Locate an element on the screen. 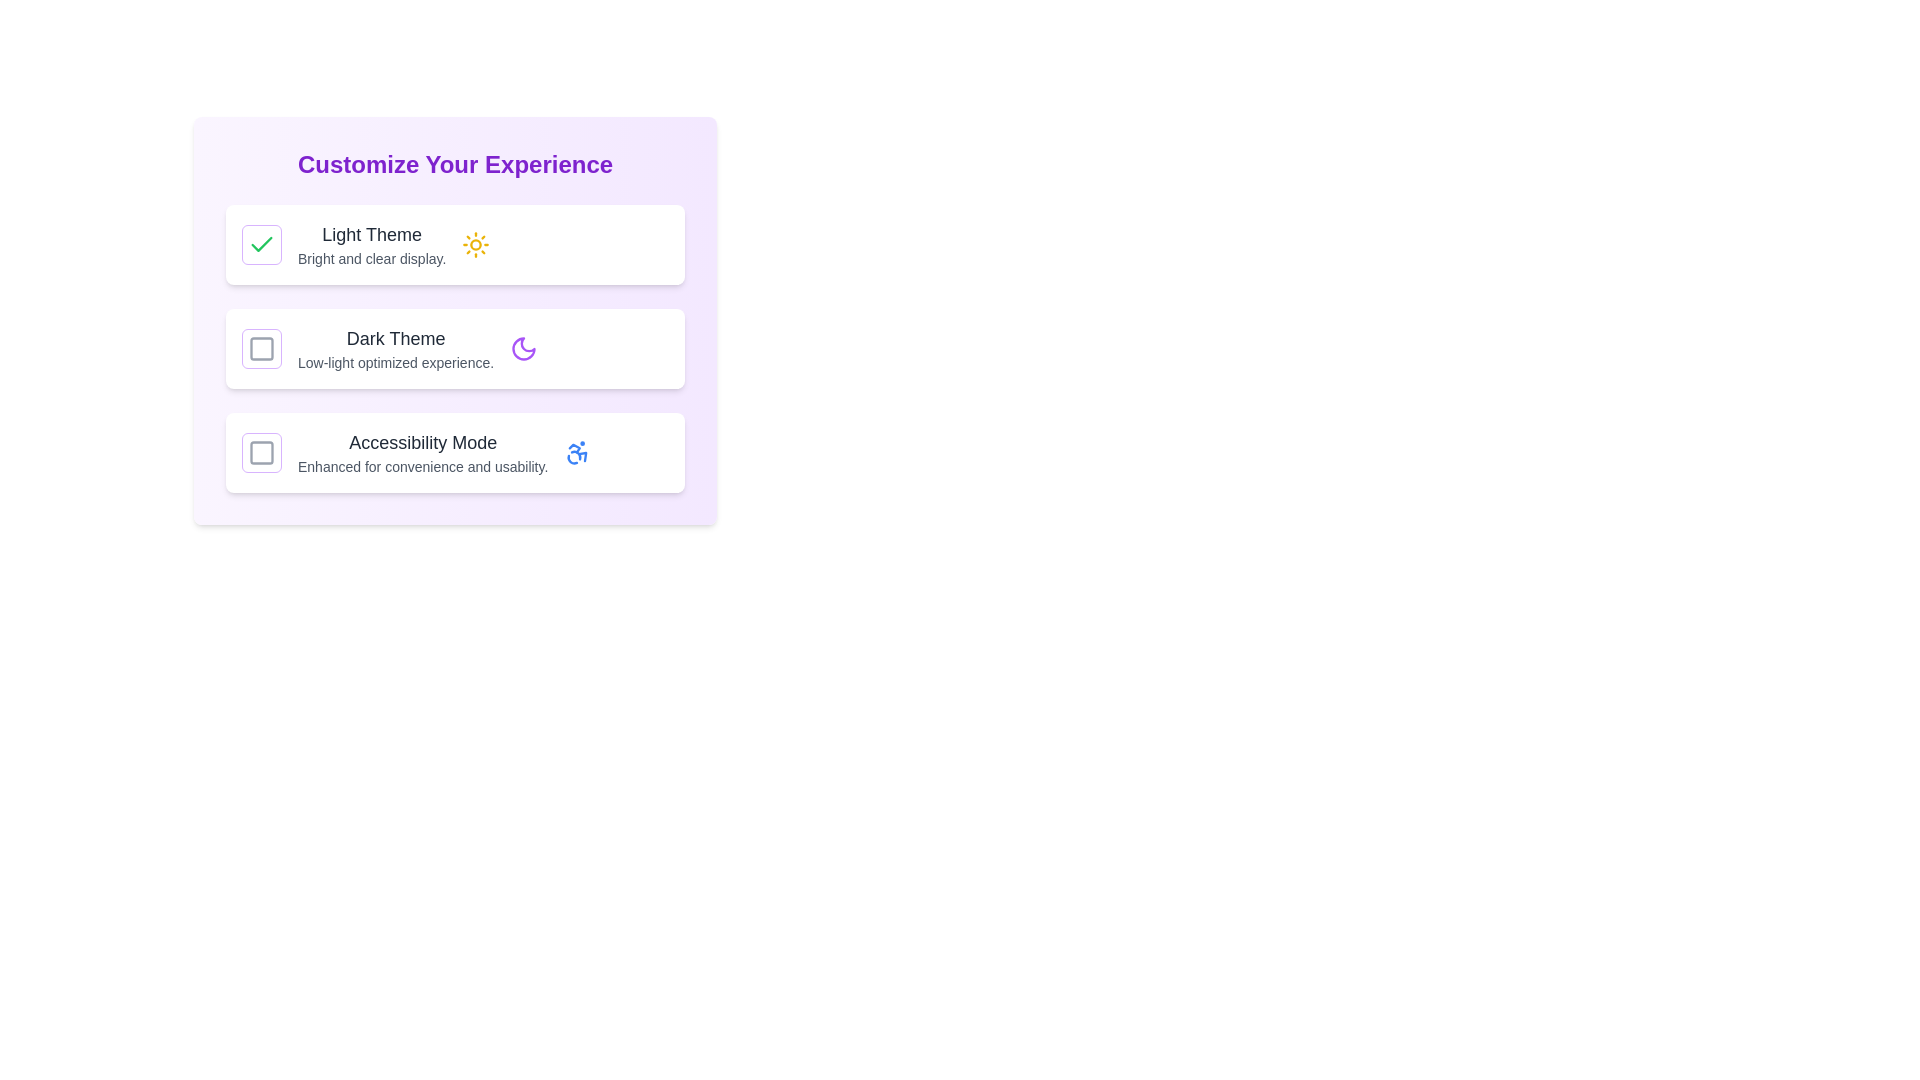 The height and width of the screenshot is (1080, 1920). the sun-shaped icon with vibrant yellow color located in the 'Light Theme' option, positioned to the left of the text 'Bright and clear display.' is located at coordinates (475, 244).